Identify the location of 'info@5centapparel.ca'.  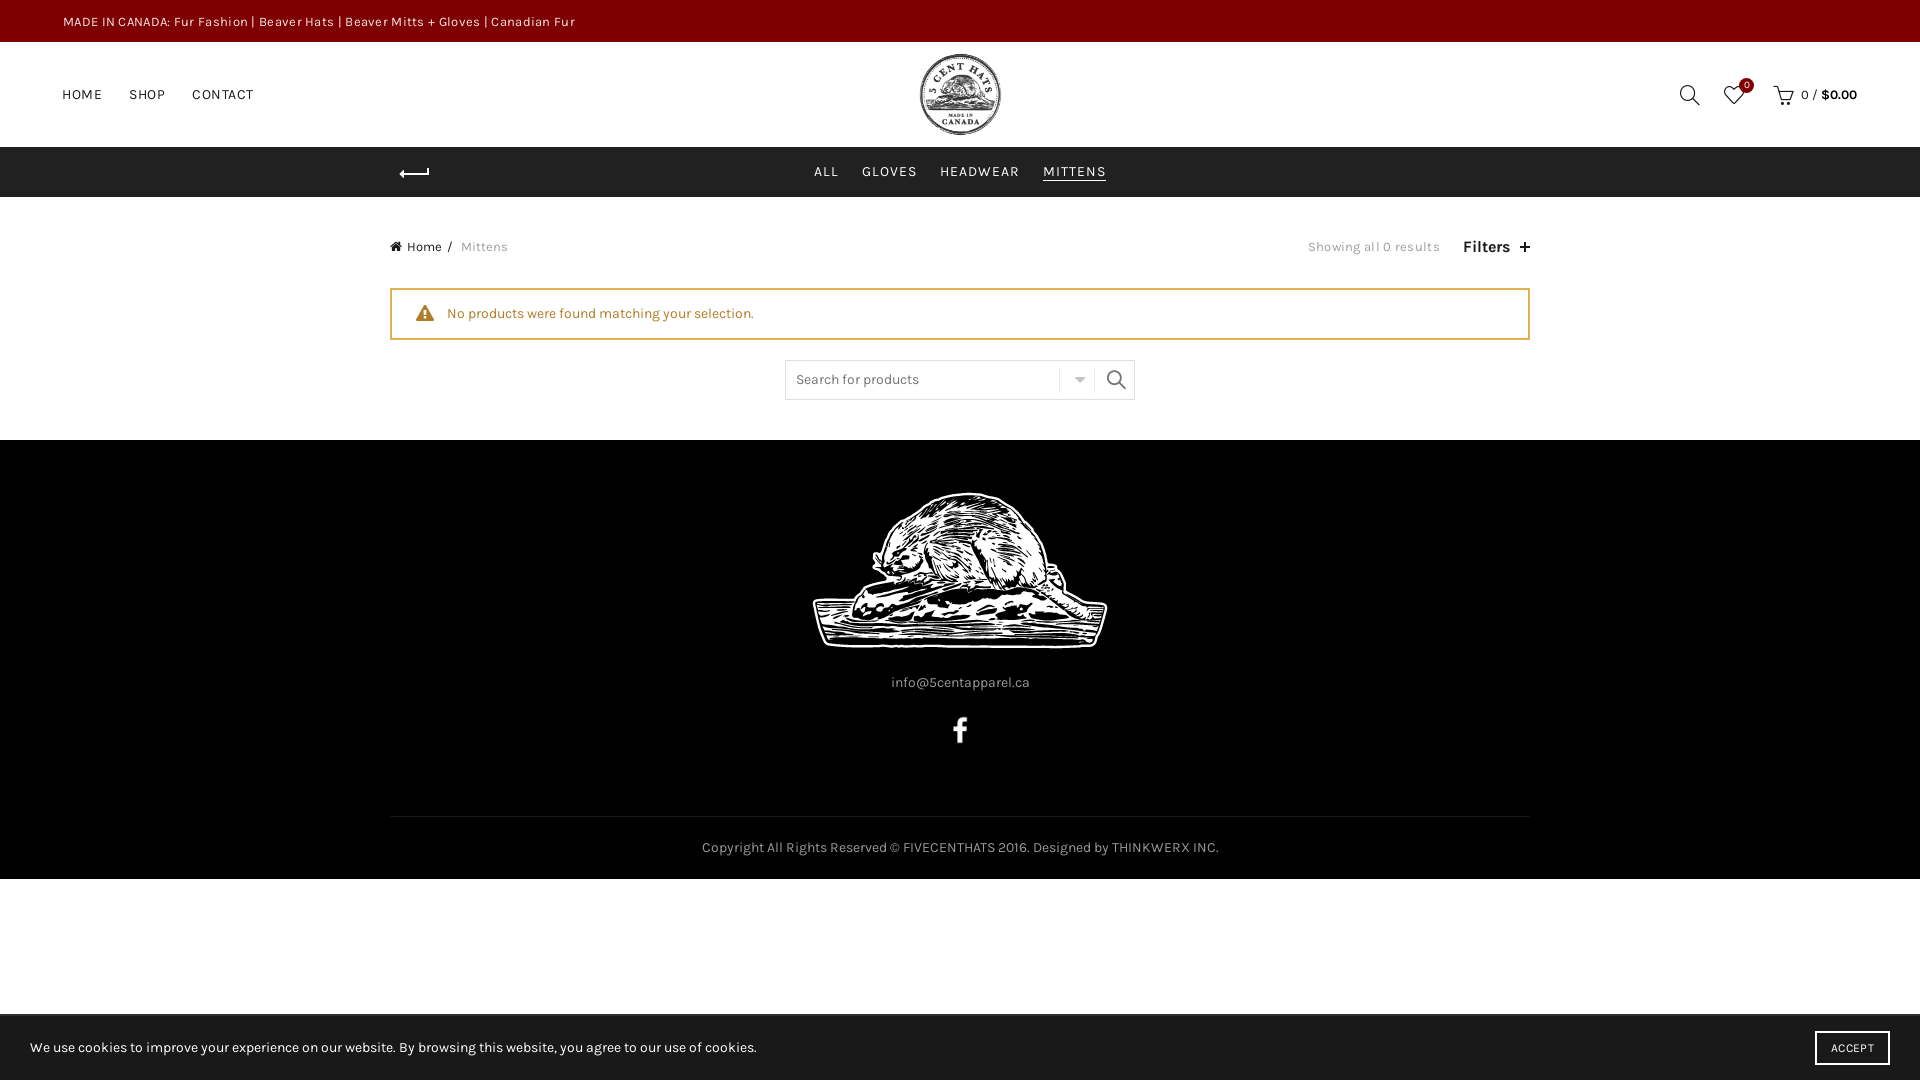
(958, 681).